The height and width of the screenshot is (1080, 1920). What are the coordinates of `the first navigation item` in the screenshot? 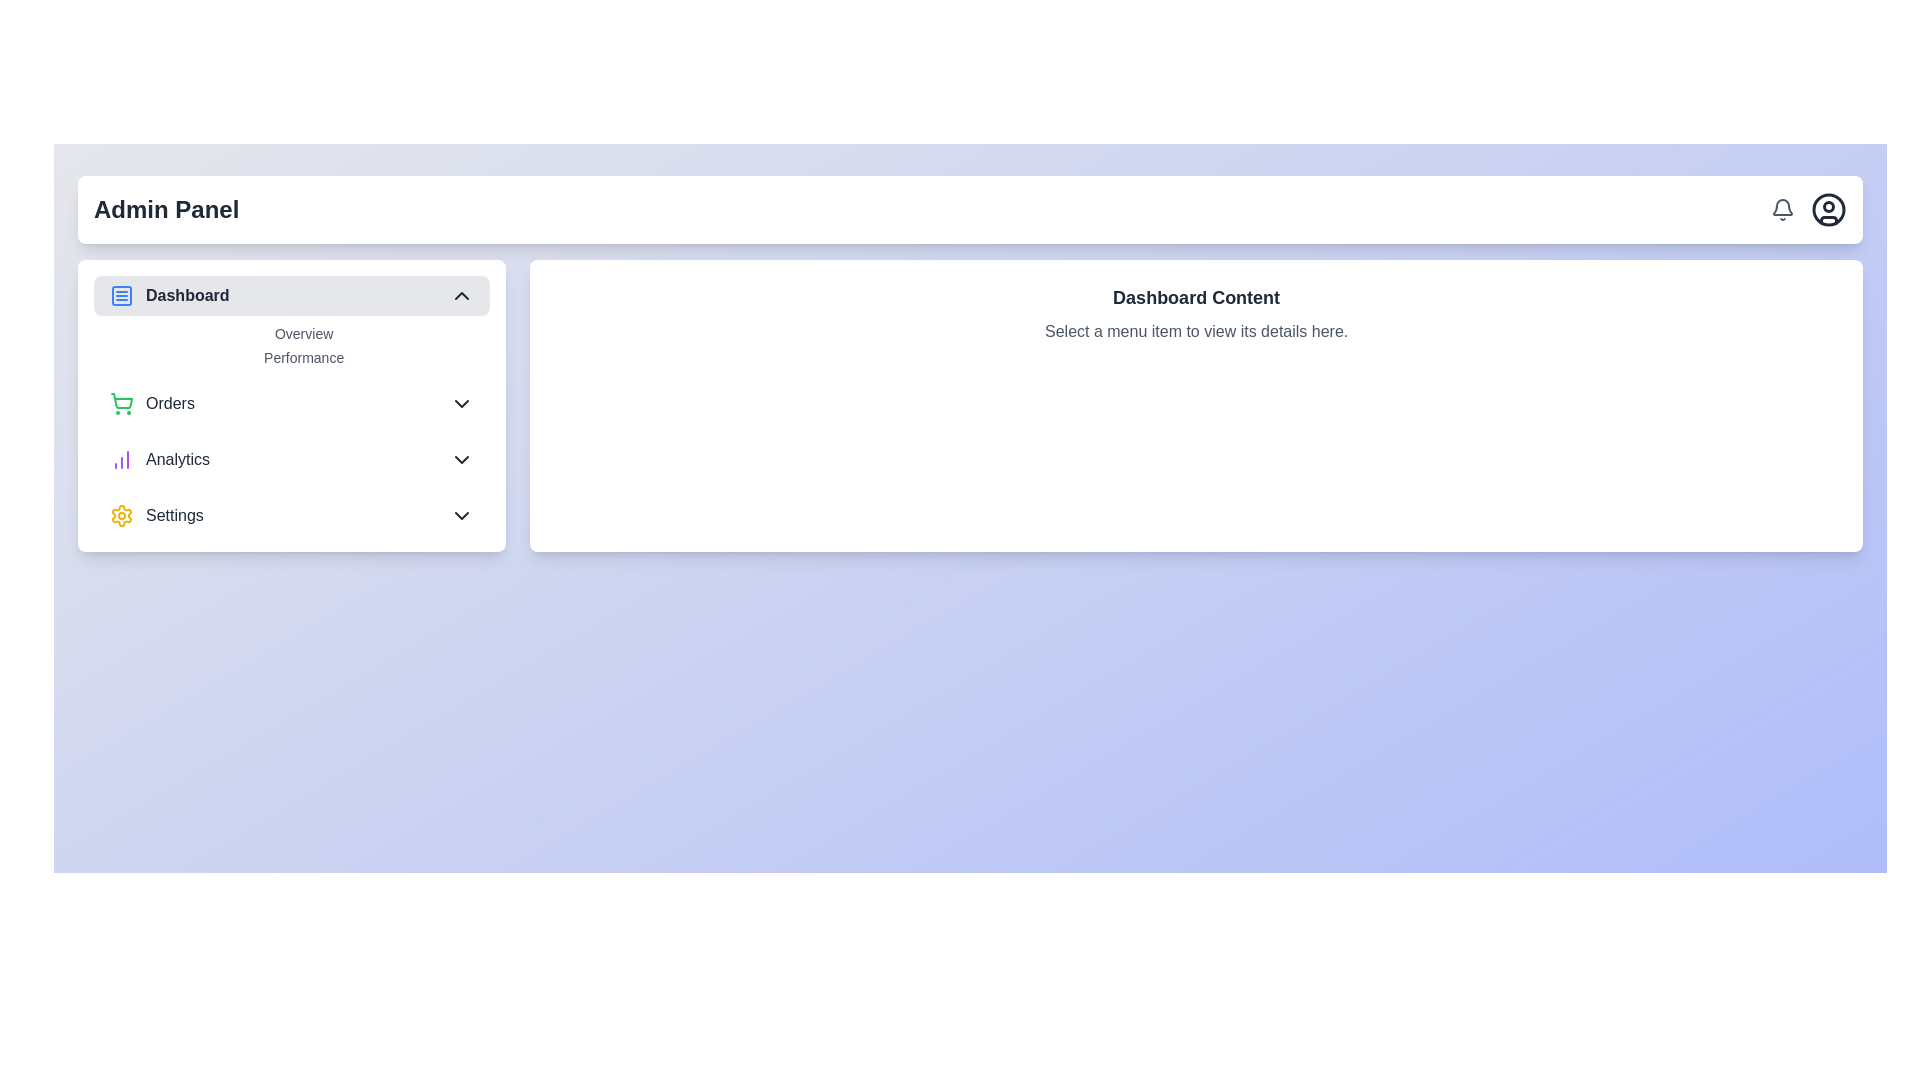 It's located at (169, 296).